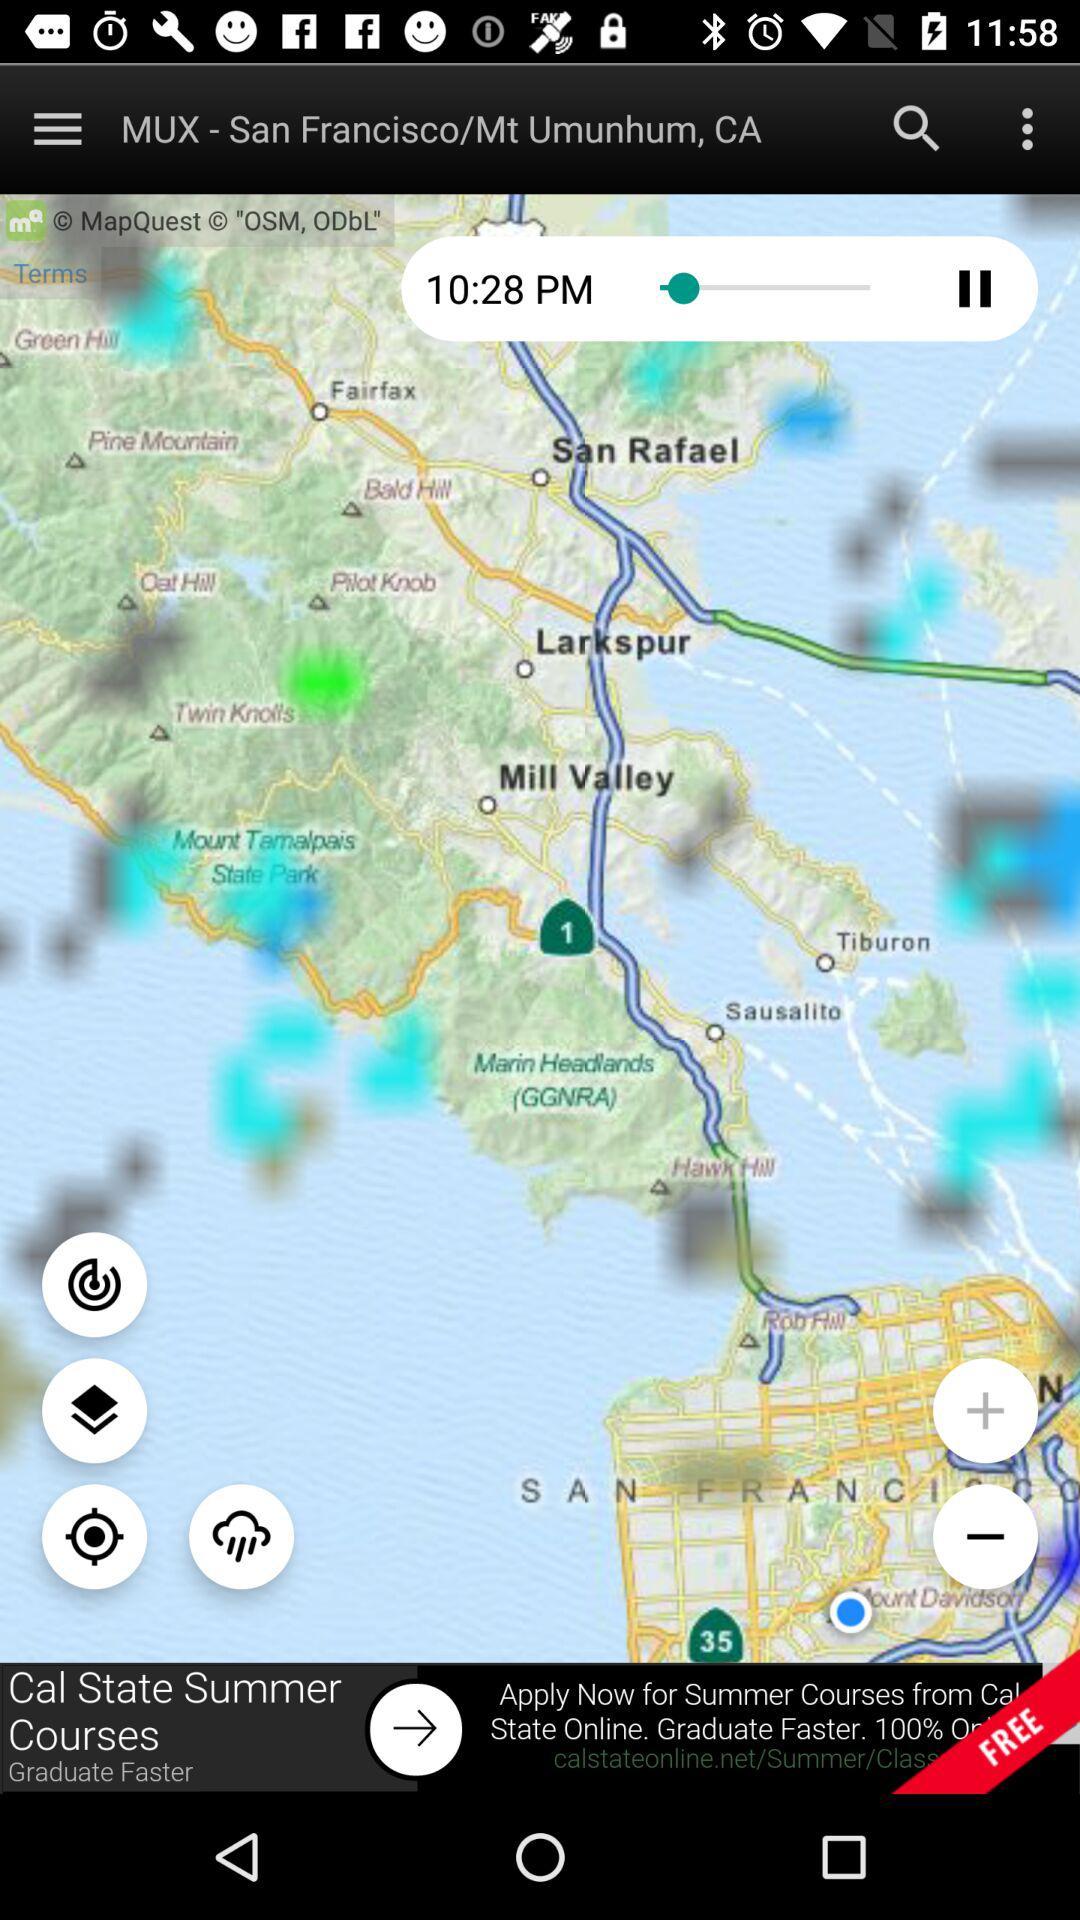 This screenshot has height=1920, width=1080. Describe the element at coordinates (240, 1535) in the screenshot. I see `weather view` at that location.